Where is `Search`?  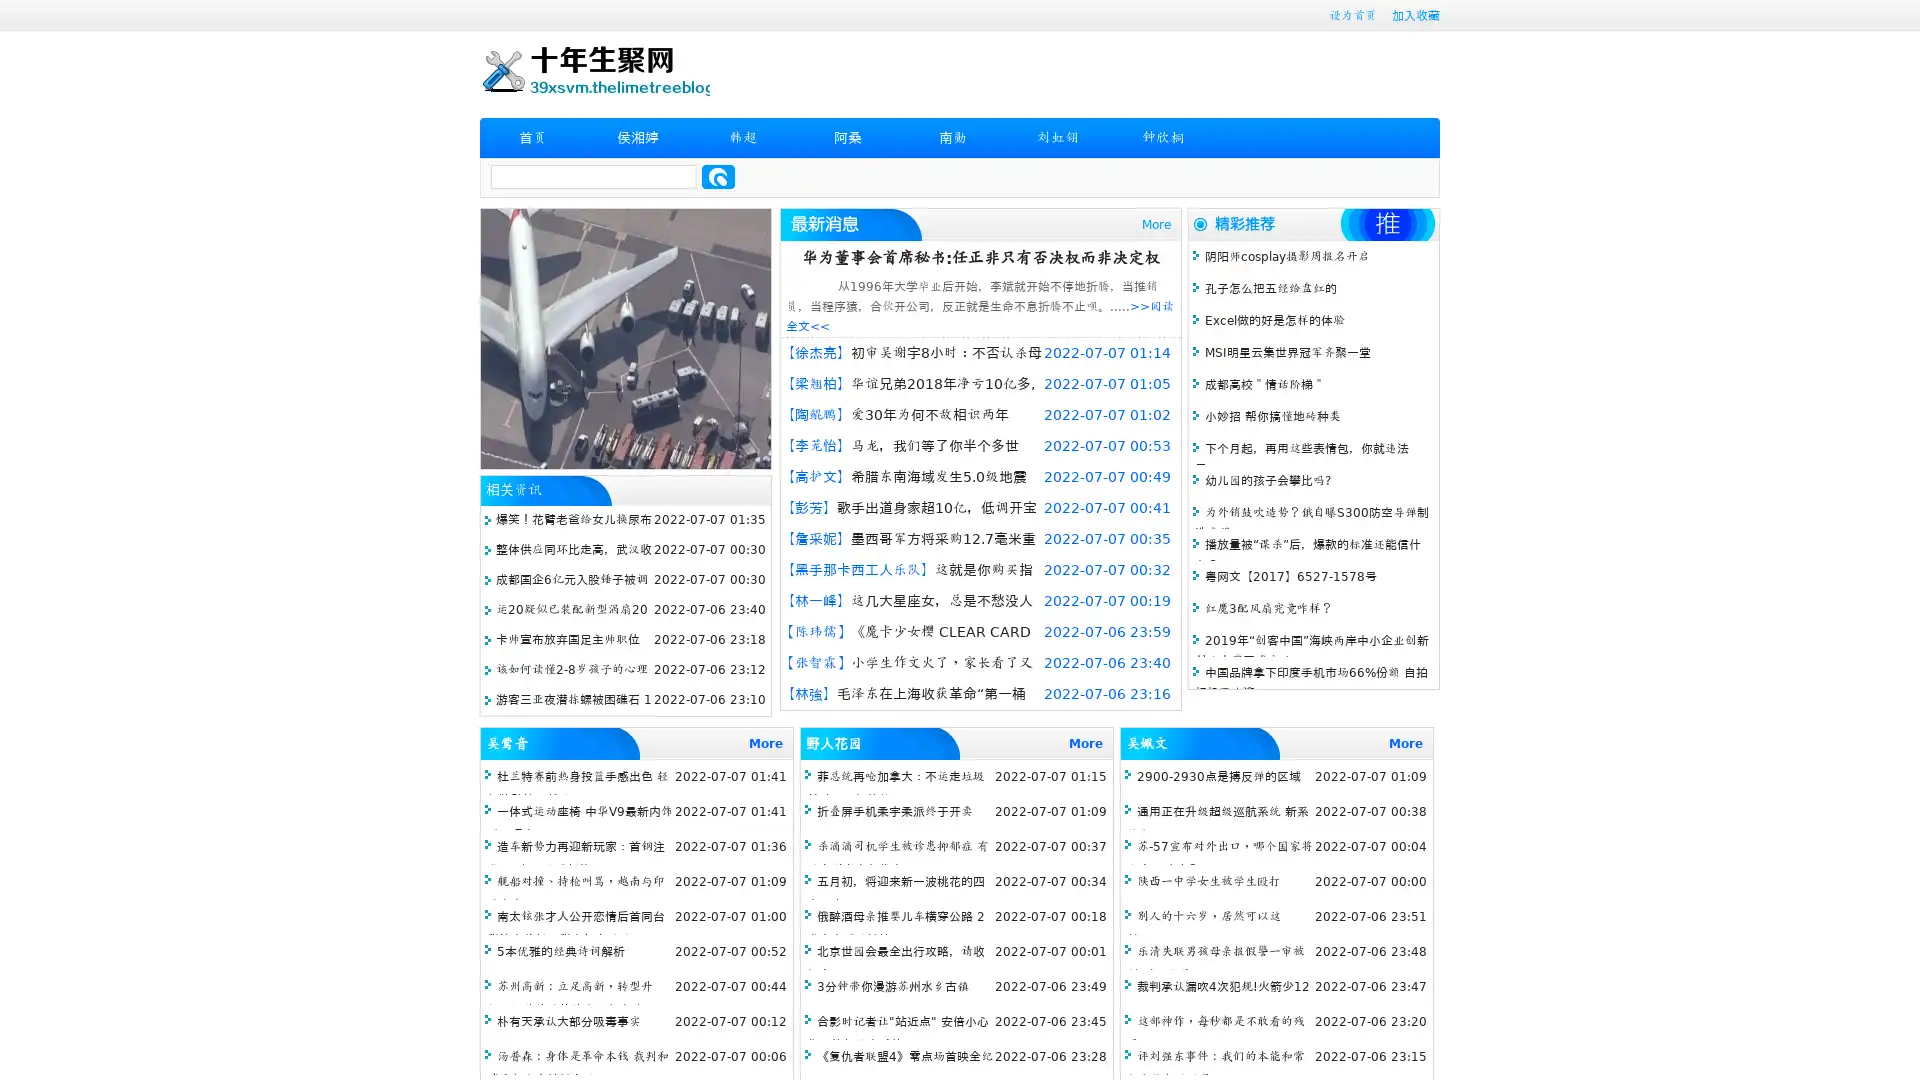 Search is located at coordinates (718, 176).